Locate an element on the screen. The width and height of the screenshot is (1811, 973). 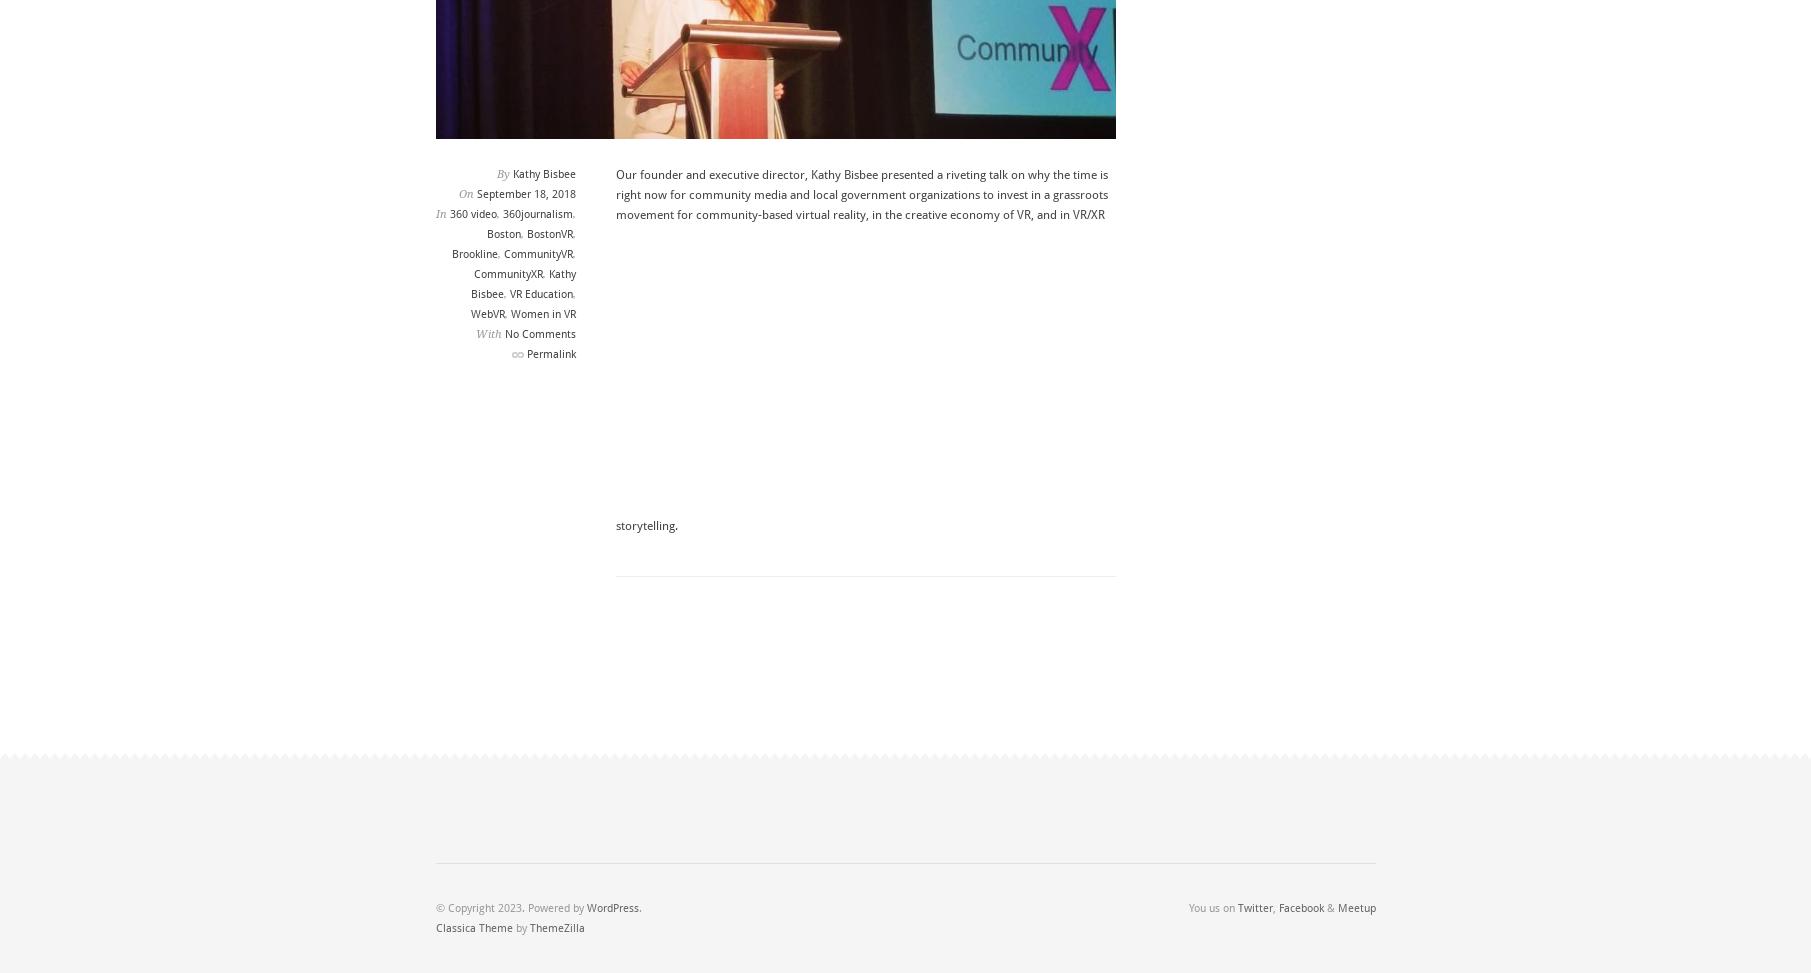
'With' is located at coordinates (489, 334).